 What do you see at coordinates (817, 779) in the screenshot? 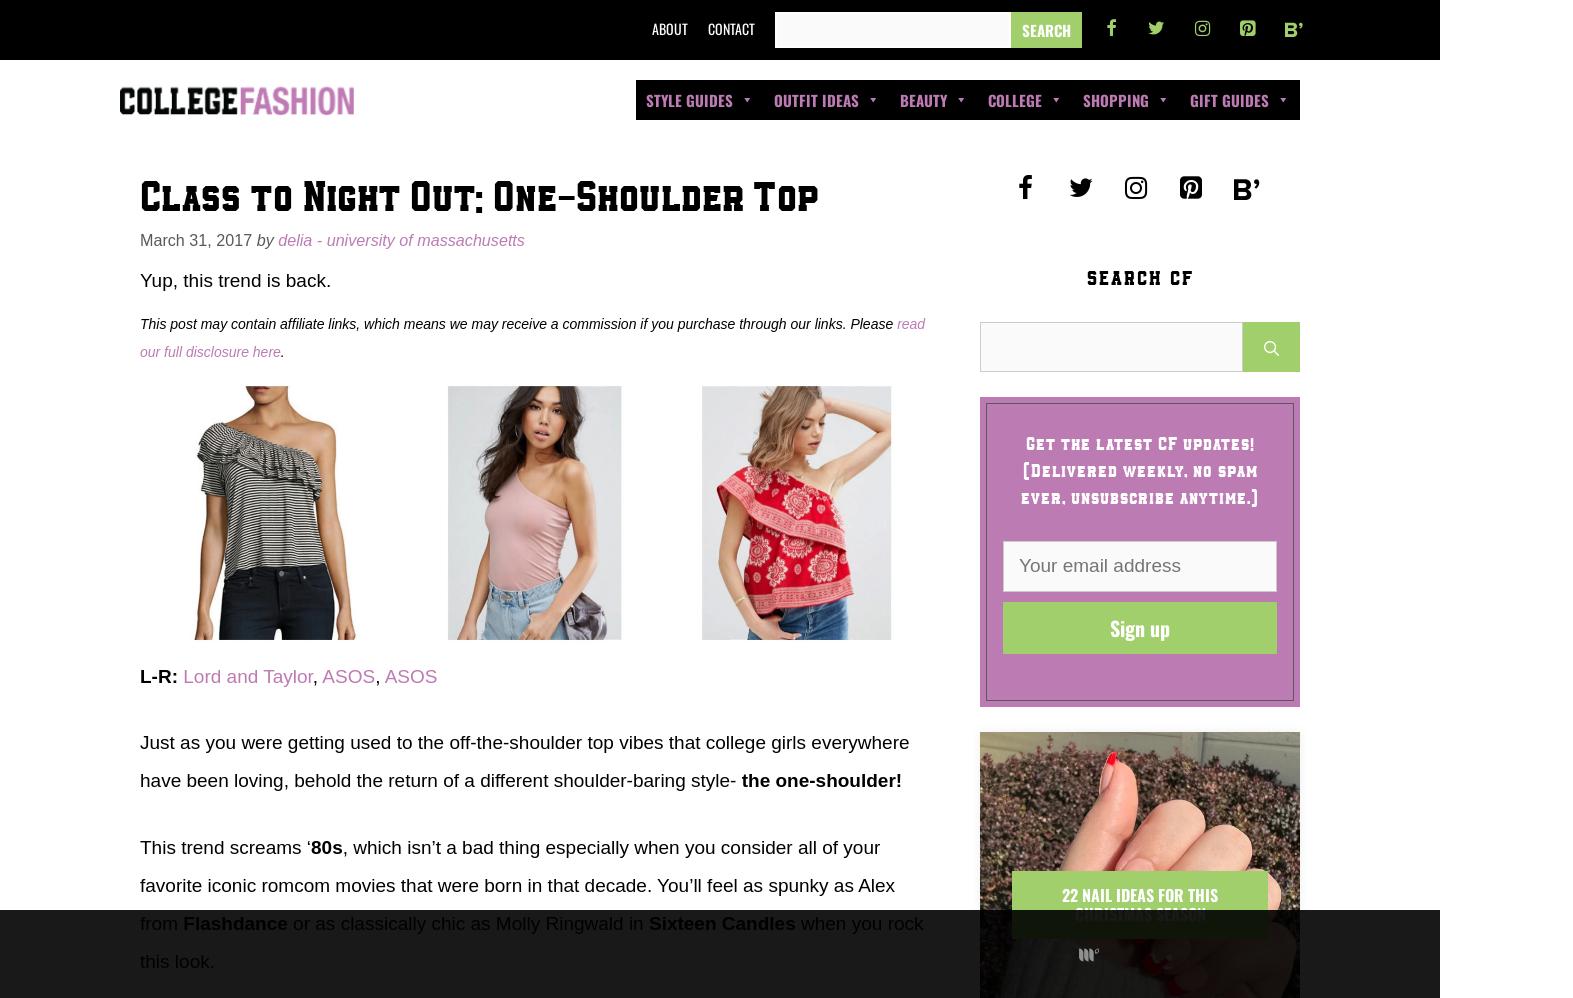
I see `'the one-shoulder'` at bounding box center [817, 779].